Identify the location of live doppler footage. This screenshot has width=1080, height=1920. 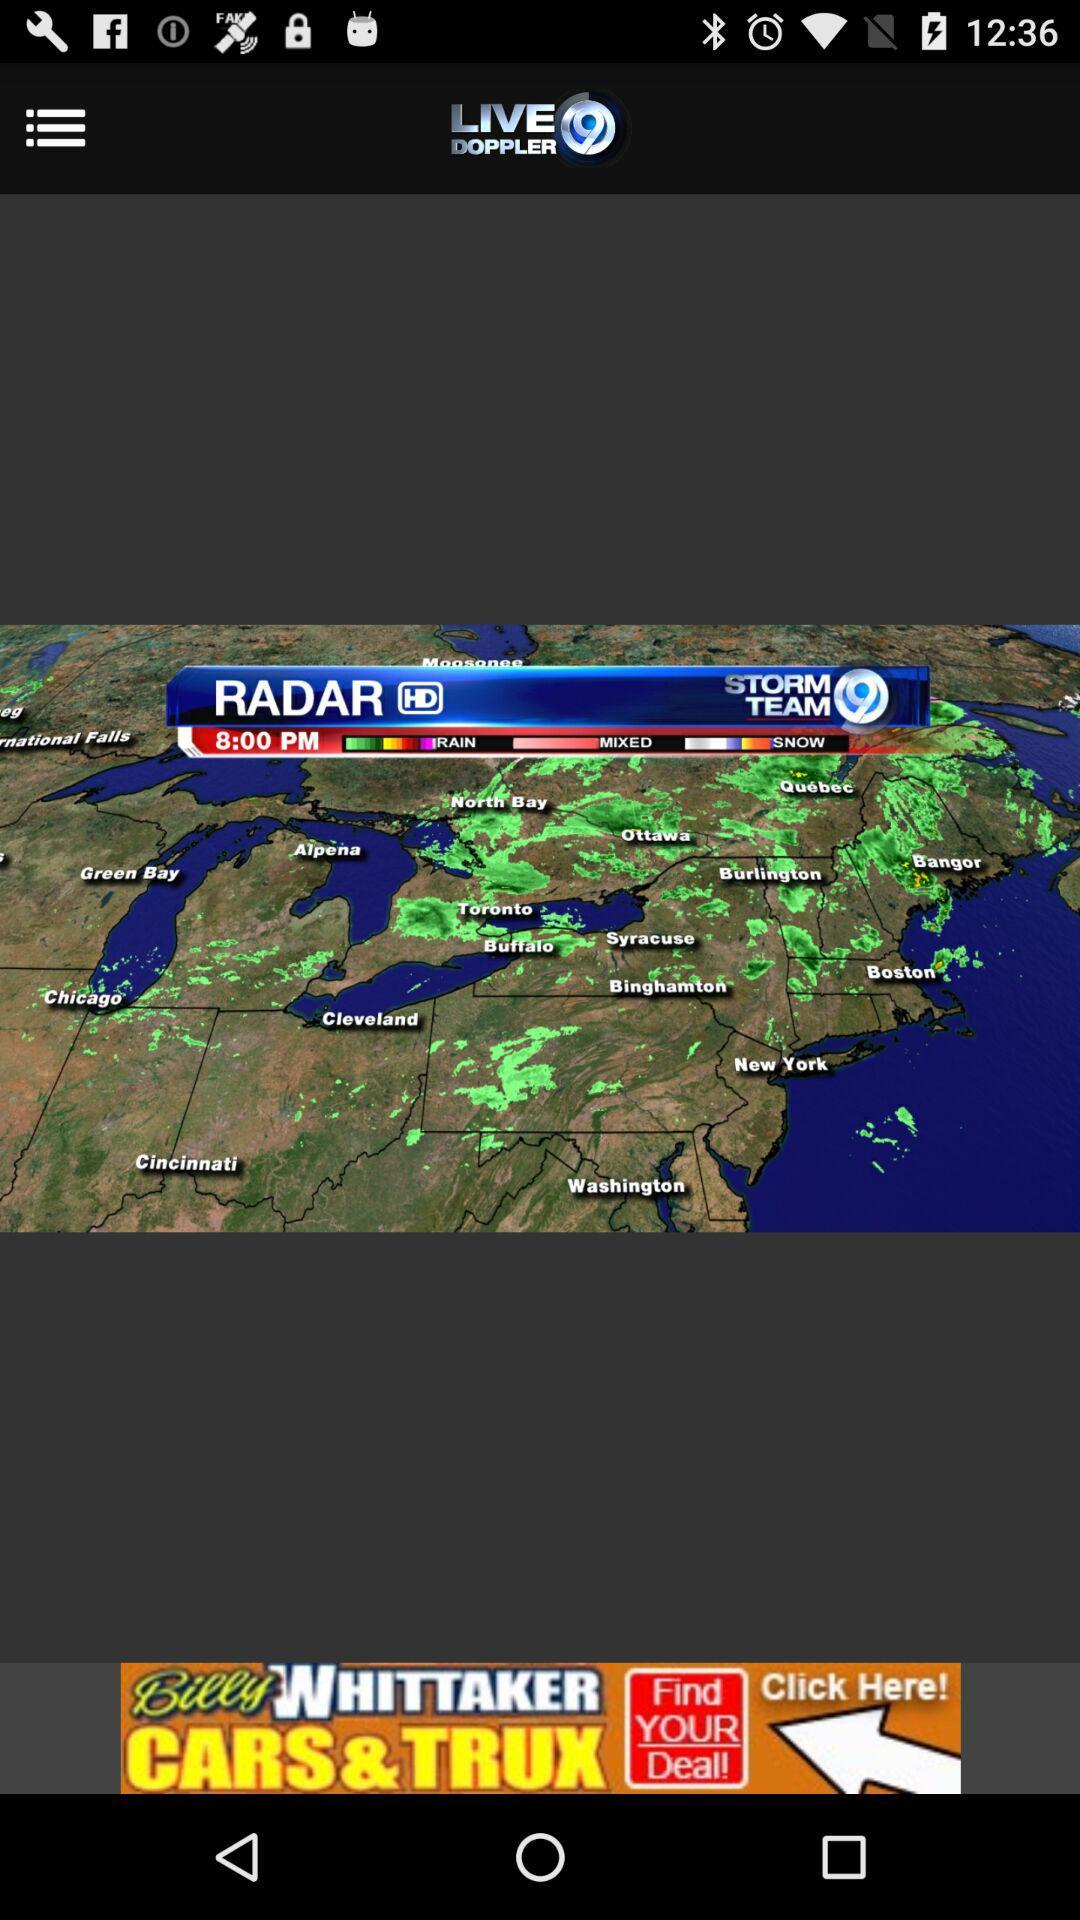
(540, 127).